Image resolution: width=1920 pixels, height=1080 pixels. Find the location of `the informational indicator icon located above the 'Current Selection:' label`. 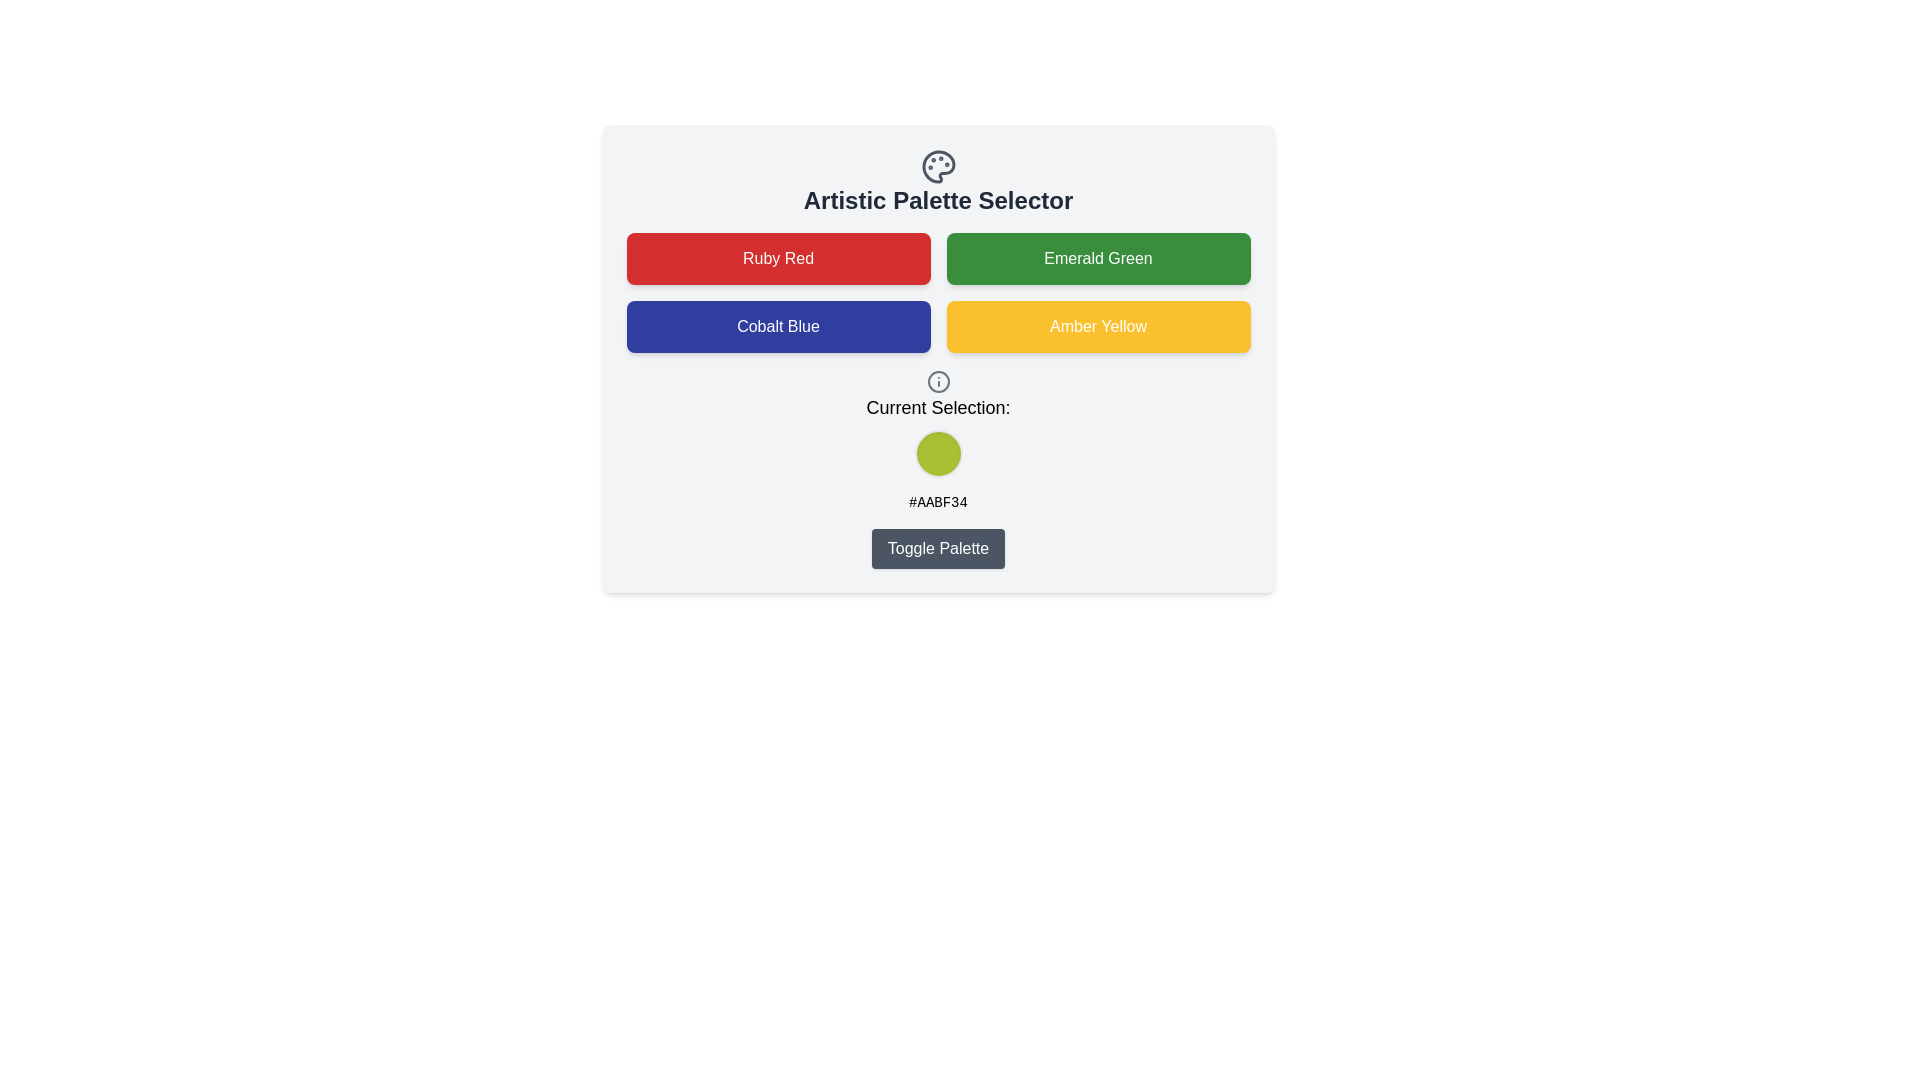

the informational indicator icon located above the 'Current Selection:' label is located at coordinates (937, 381).